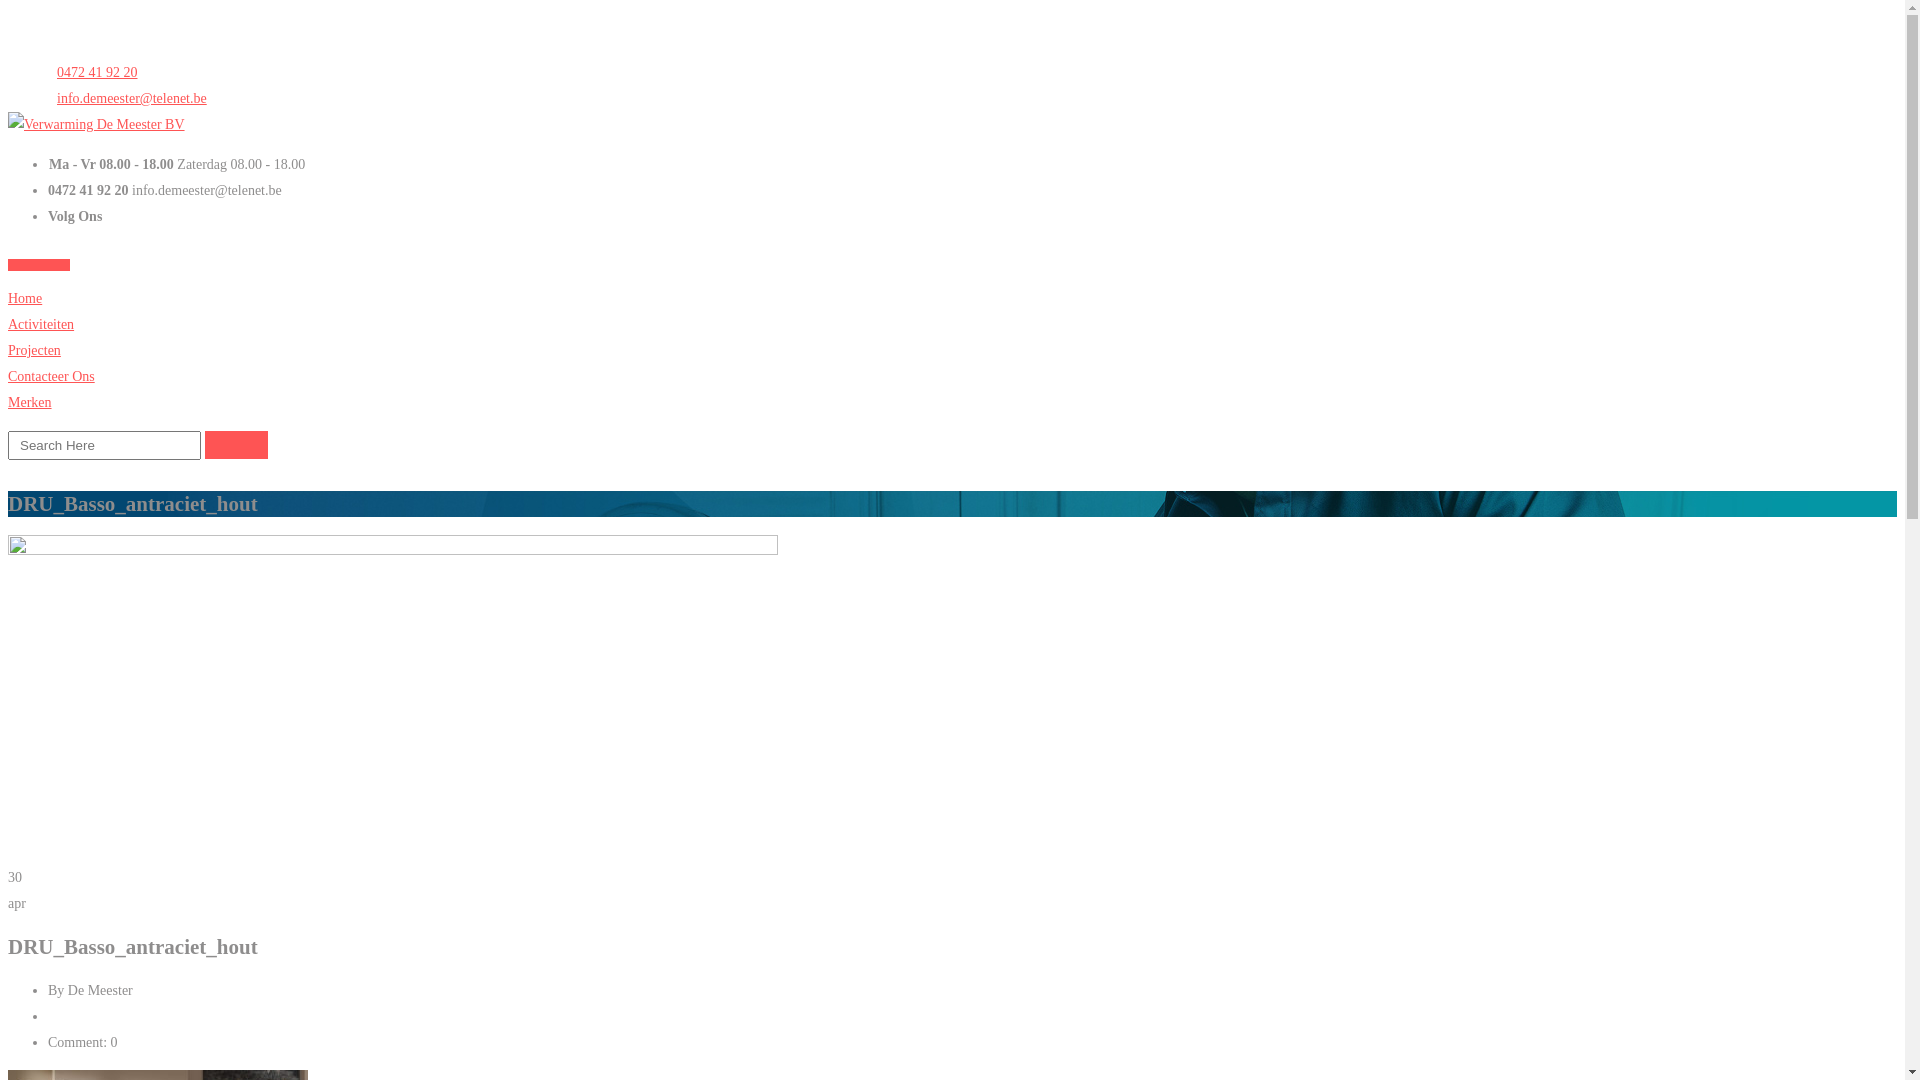  What do you see at coordinates (41, 323) in the screenshot?
I see `'Activiteiten'` at bounding box center [41, 323].